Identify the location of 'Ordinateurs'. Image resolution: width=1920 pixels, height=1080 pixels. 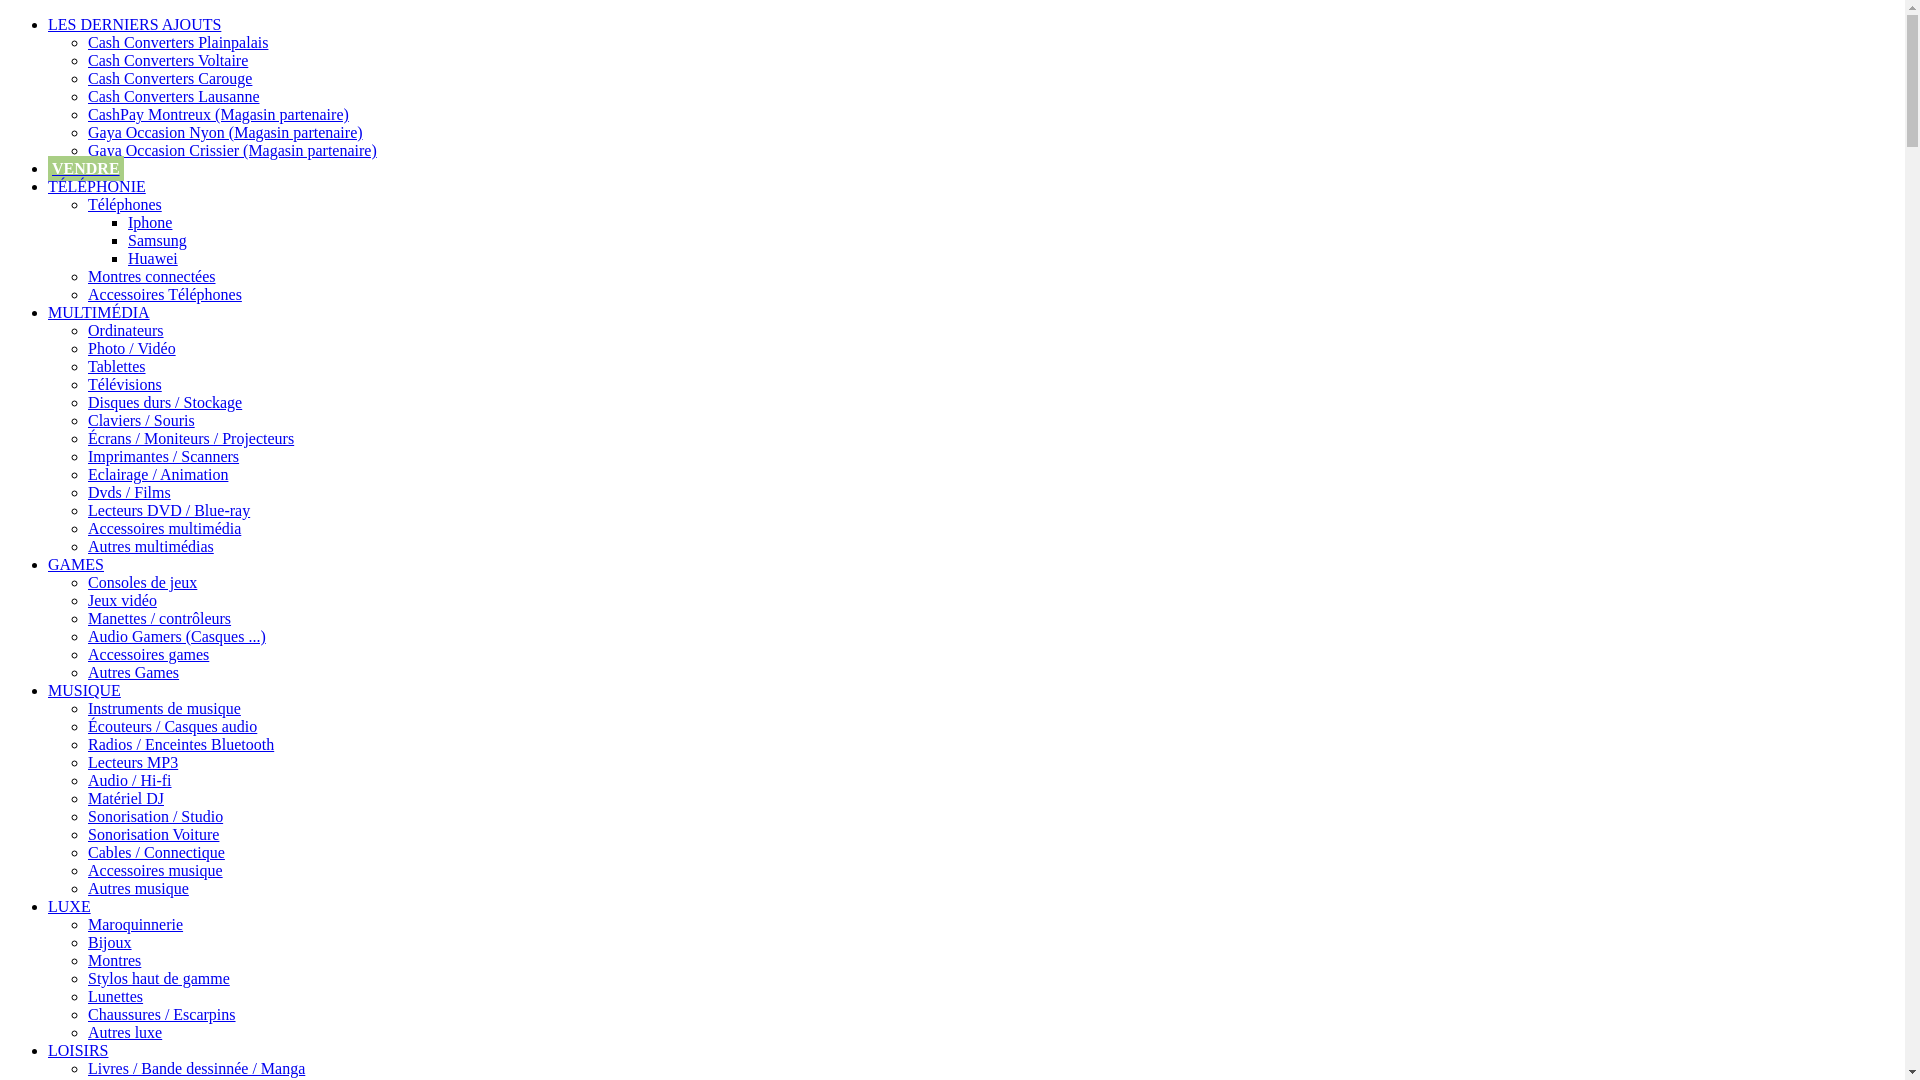
(124, 329).